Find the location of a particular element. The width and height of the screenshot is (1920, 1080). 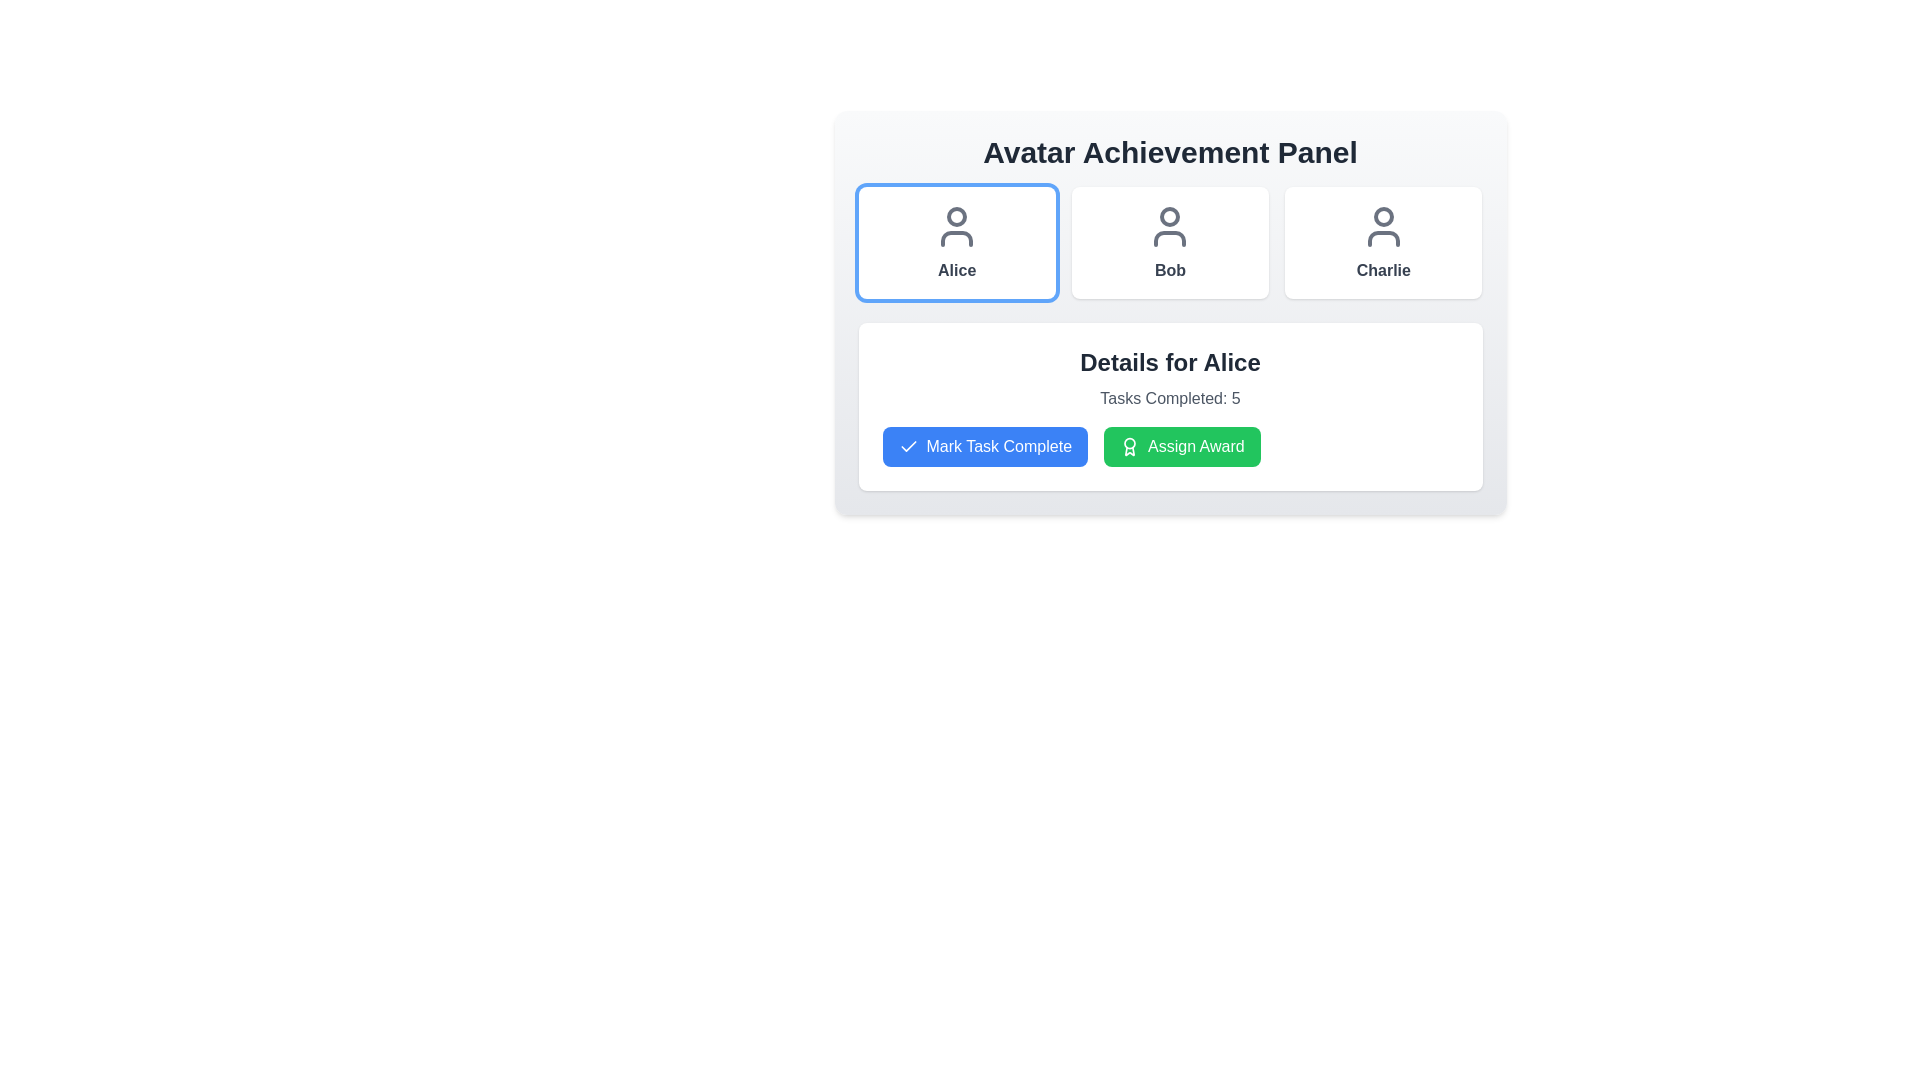

the small circular award icon located within the green 'Assign Award' button at the bottom-right corner of the 'Details for Alice' card is located at coordinates (1130, 446).